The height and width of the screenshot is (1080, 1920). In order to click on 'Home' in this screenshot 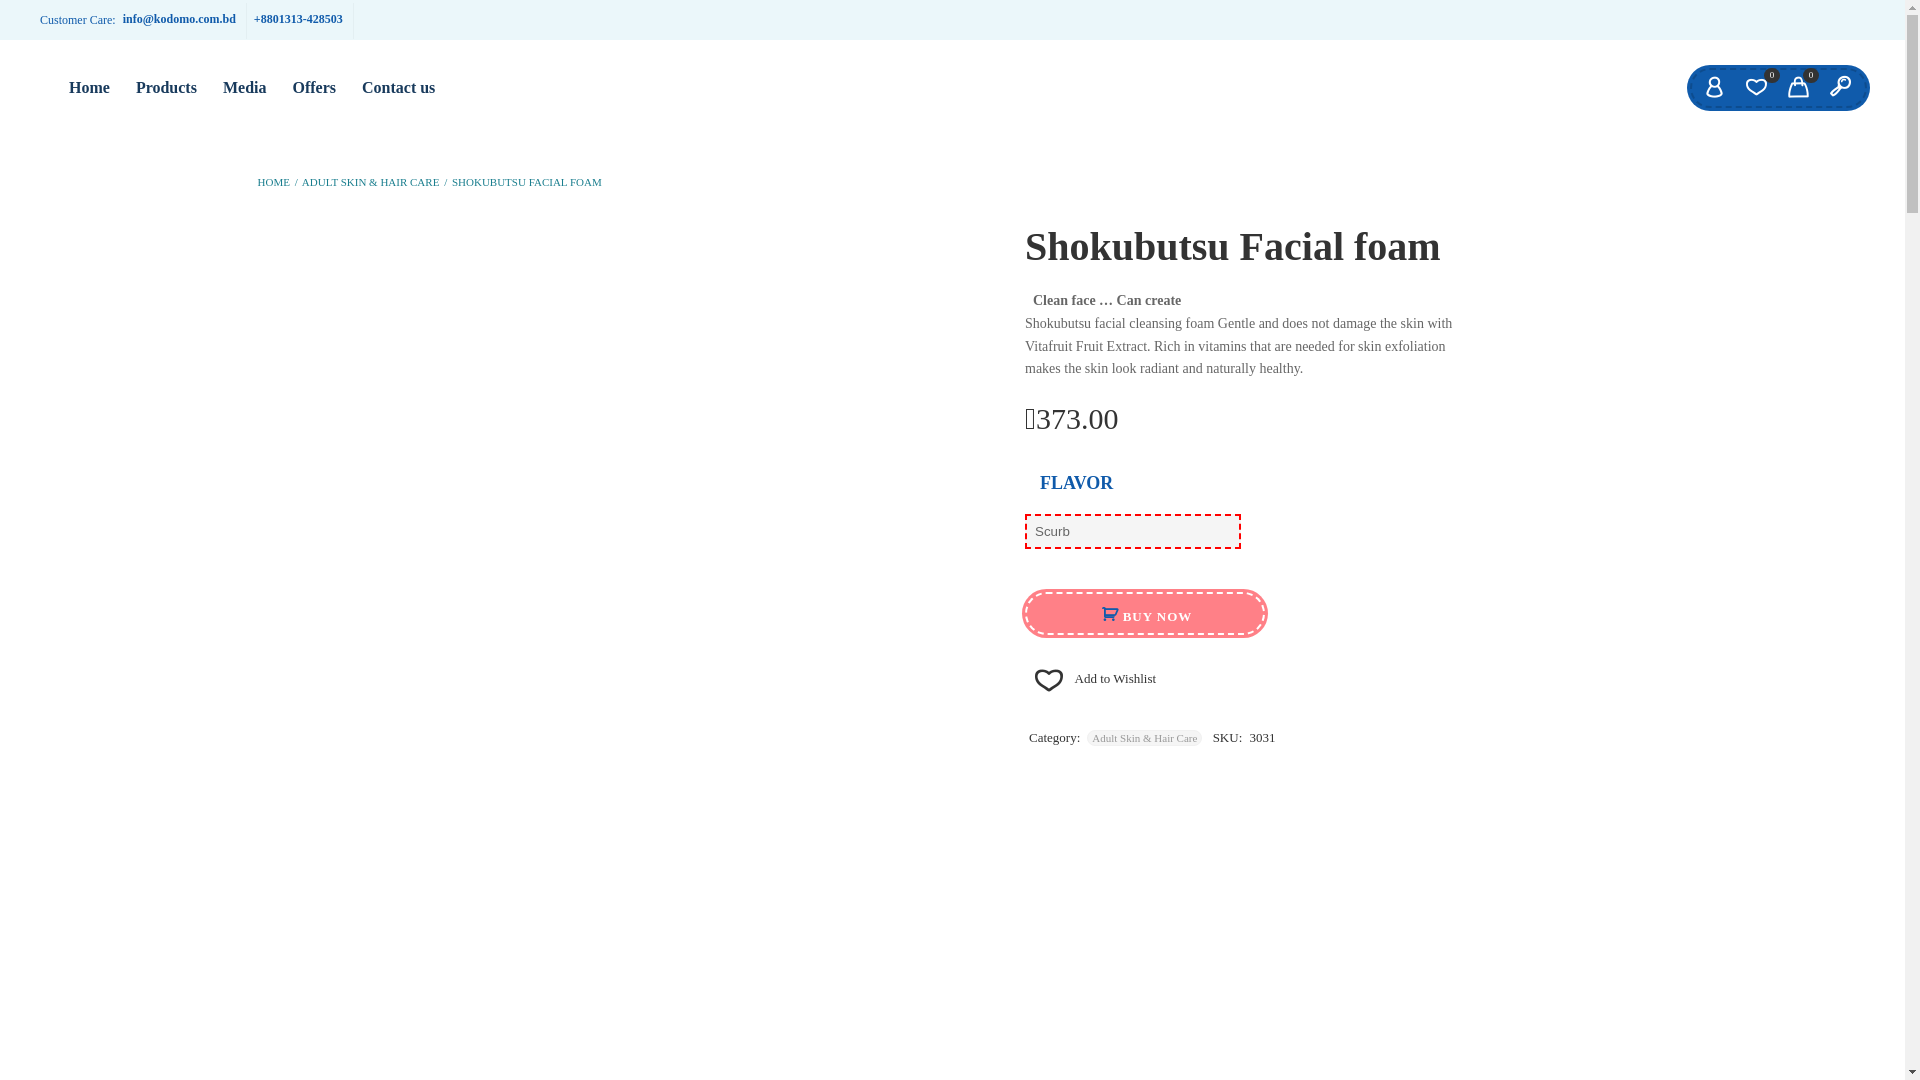, I will do `click(88, 87)`.